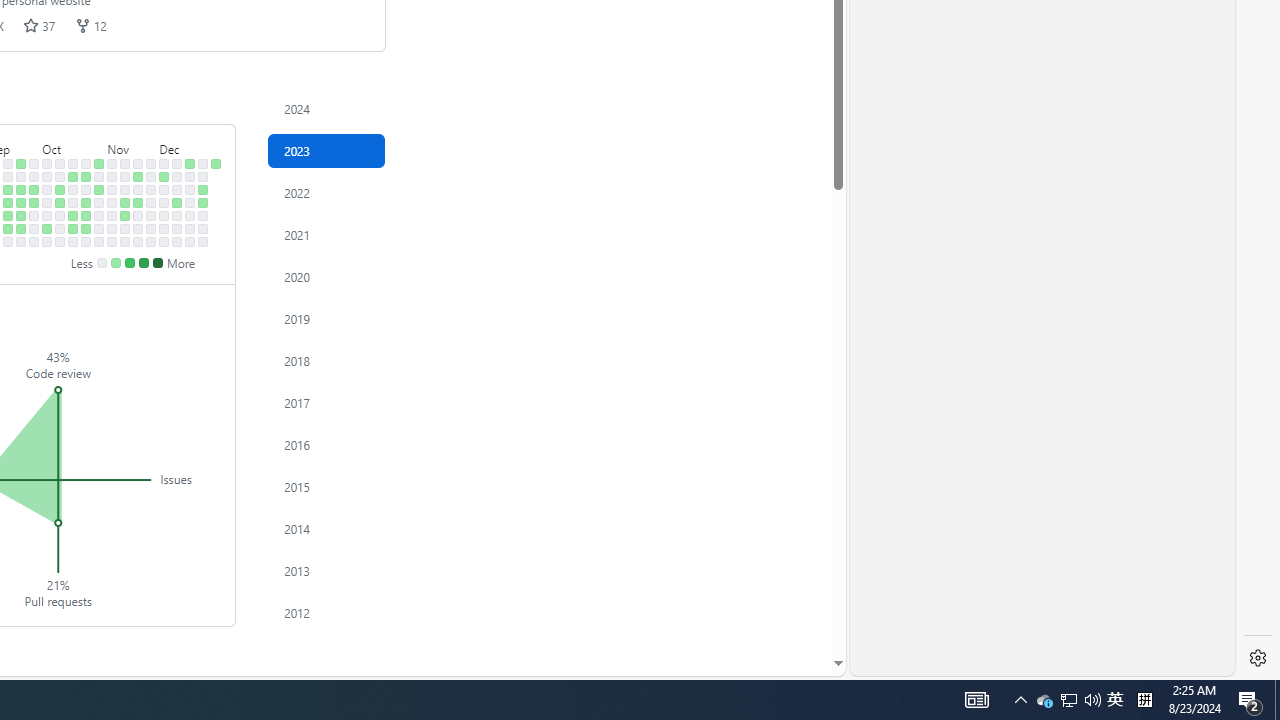 The height and width of the screenshot is (720, 1280). Describe the element at coordinates (111, 175) in the screenshot. I see `'No contributions on November 6th.'` at that location.